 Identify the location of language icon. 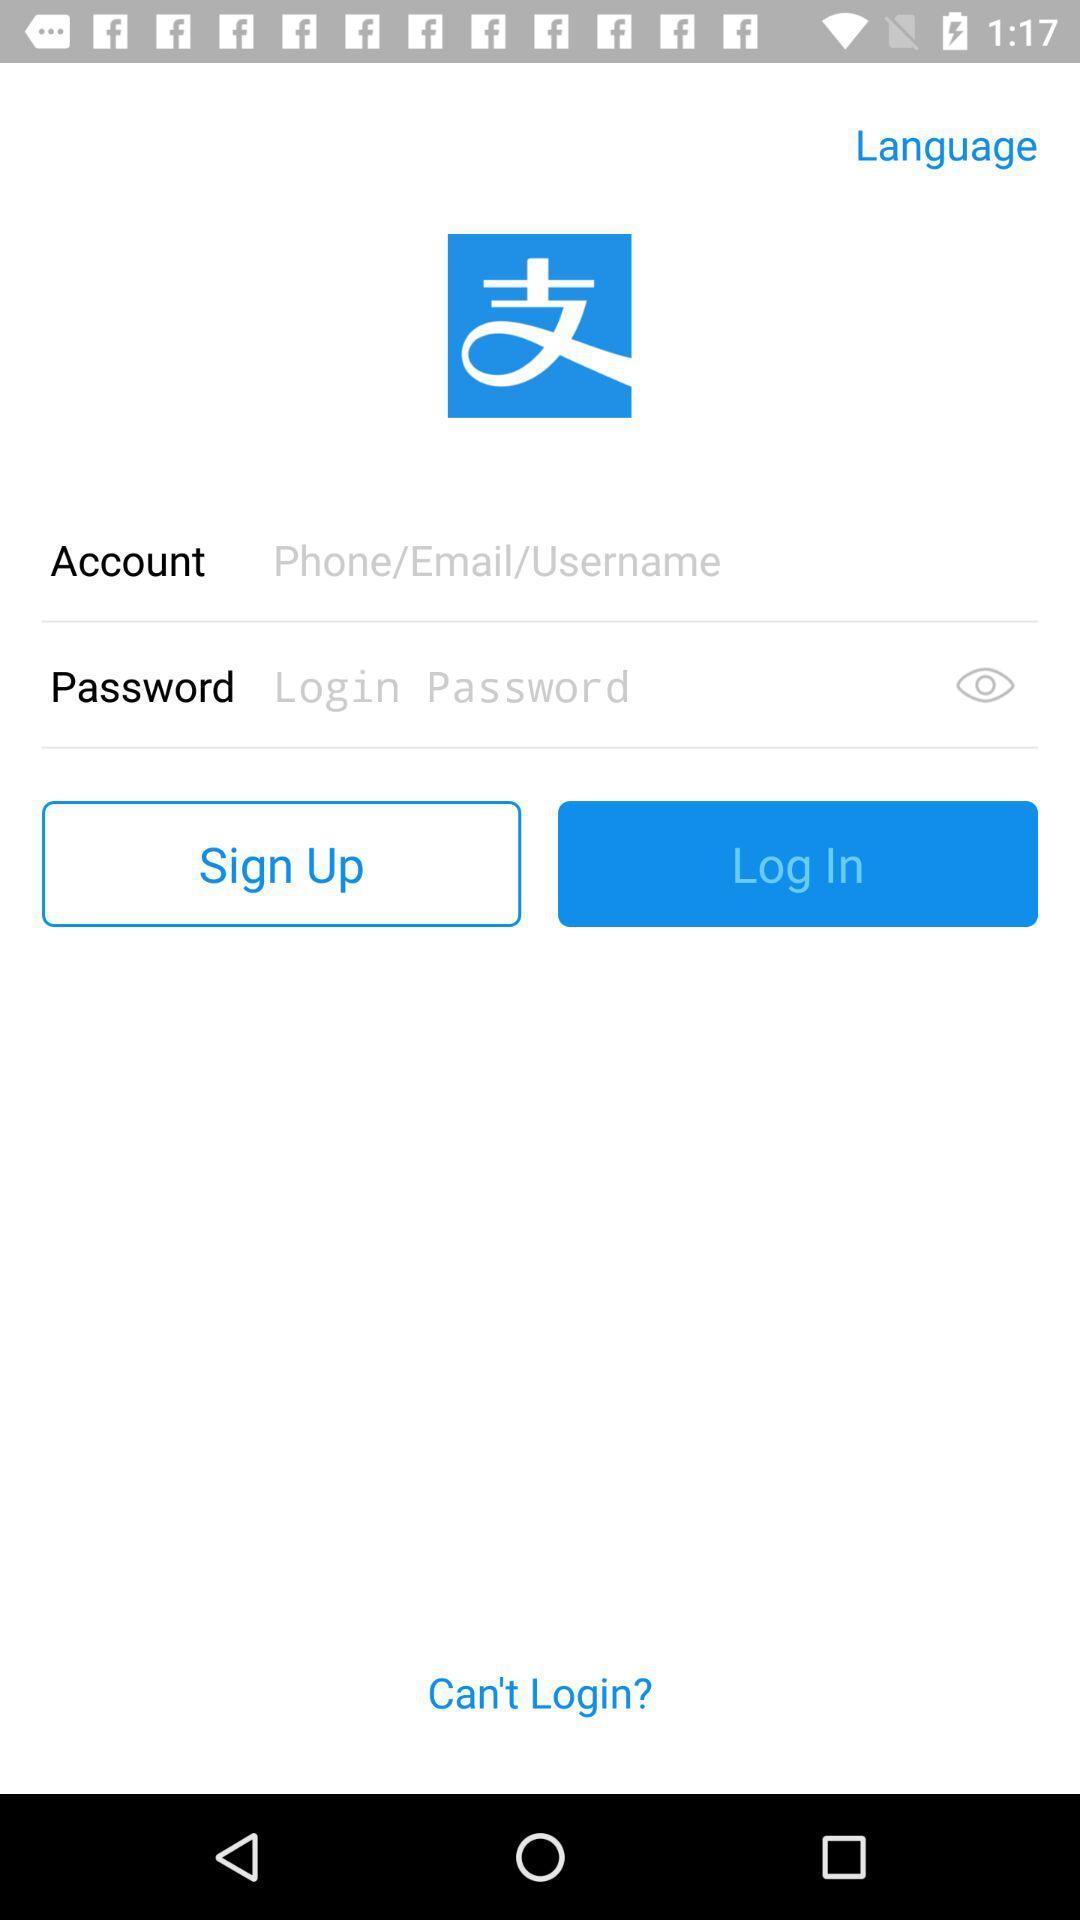
(945, 143).